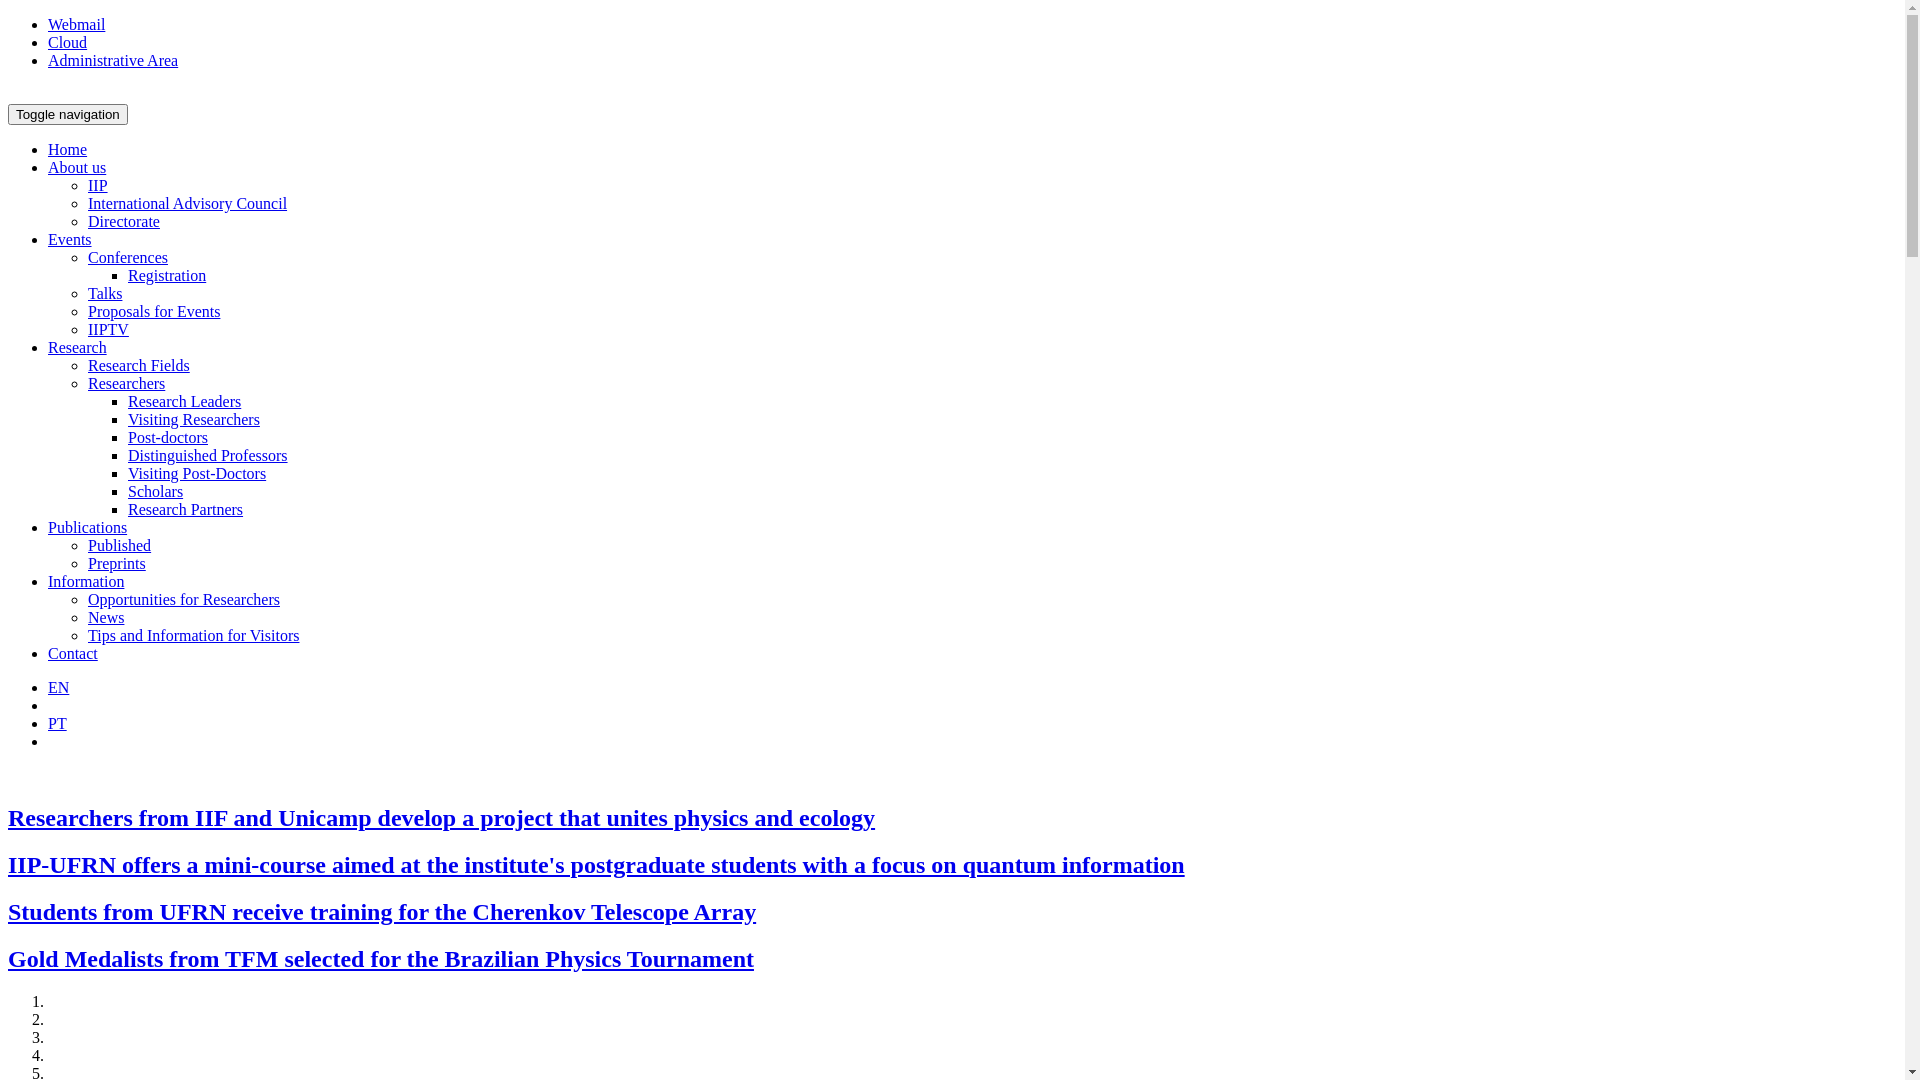 This screenshot has width=1920, height=1080. Describe the element at coordinates (77, 346) in the screenshot. I see `'Research'` at that location.